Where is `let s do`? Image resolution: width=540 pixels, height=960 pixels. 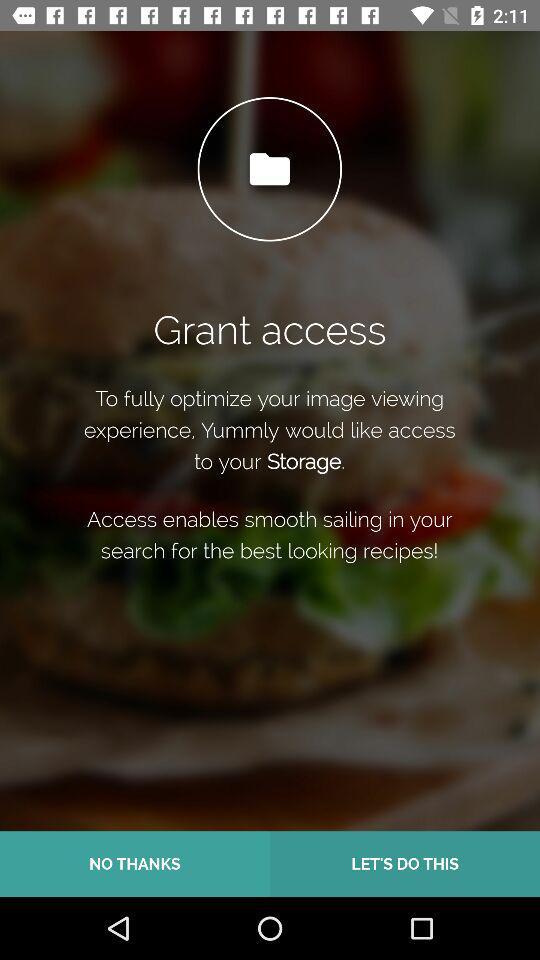 let s do is located at coordinates (405, 863).